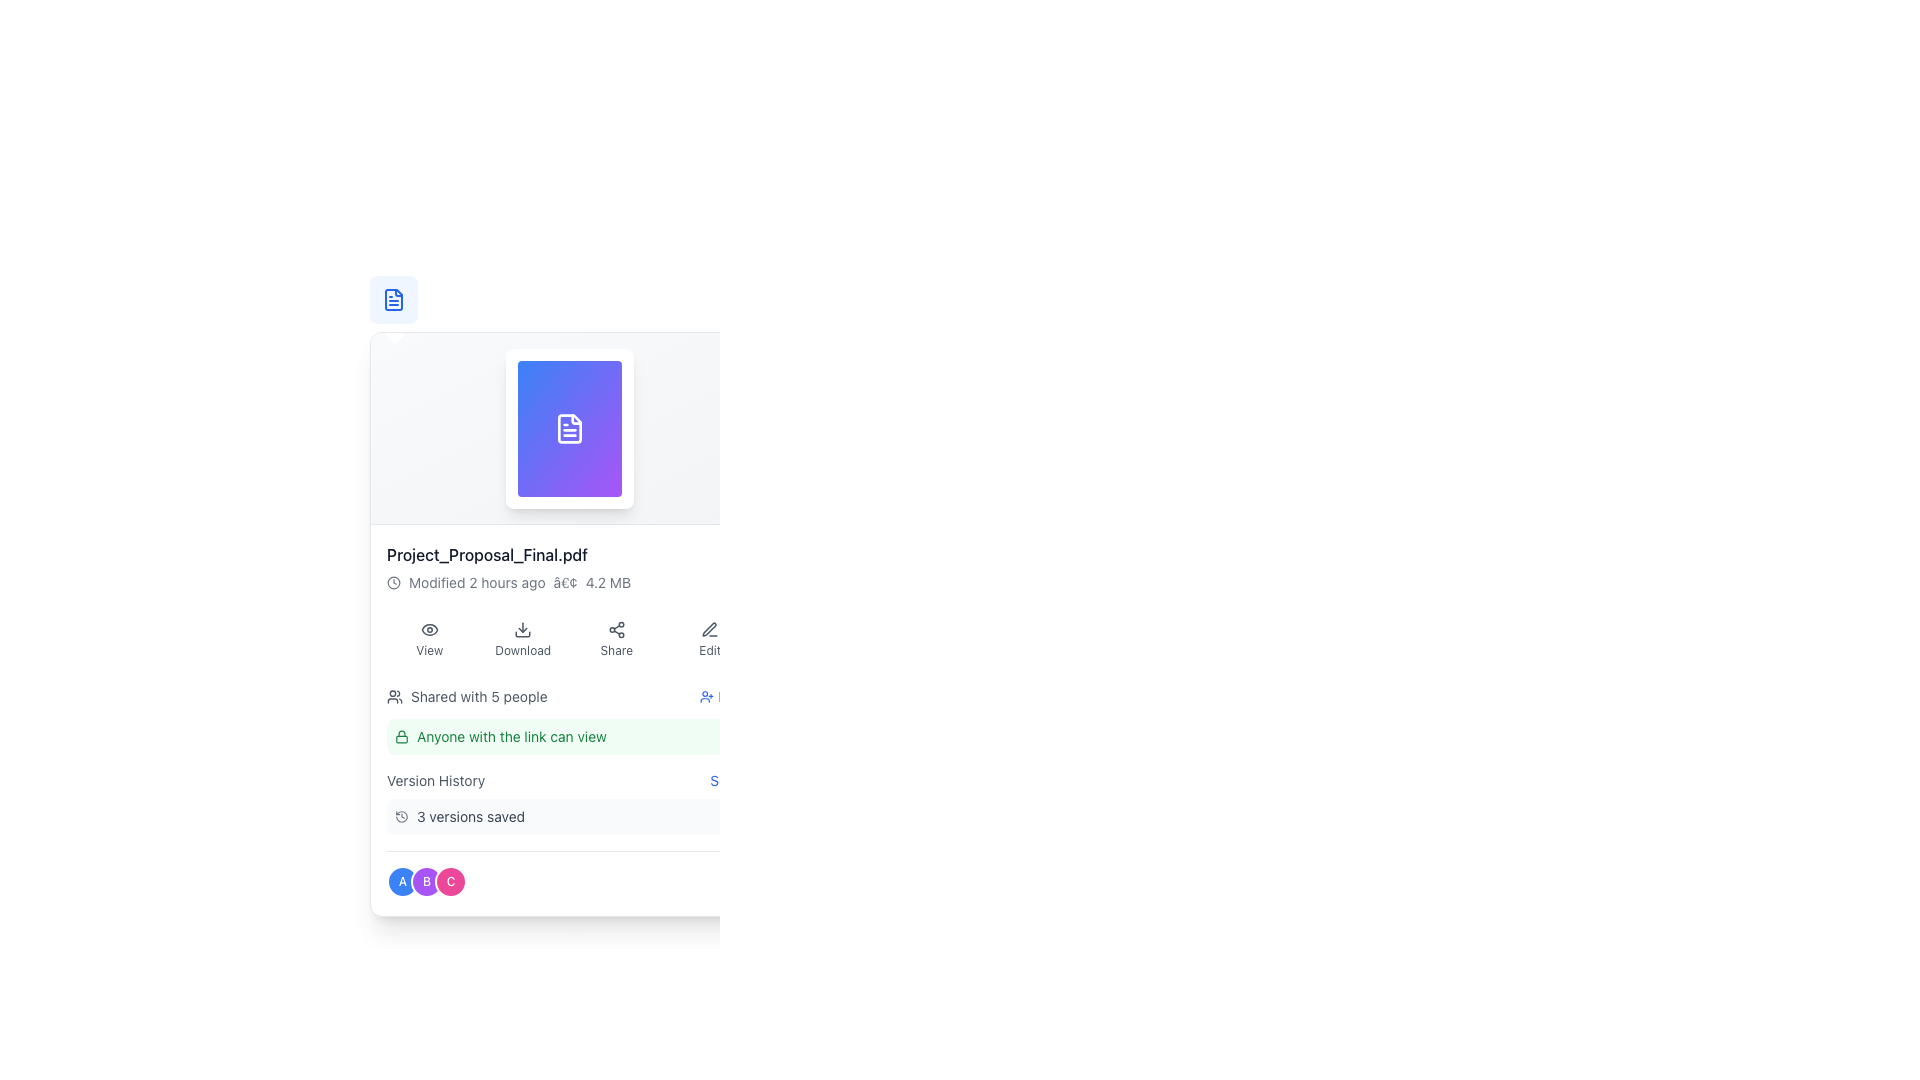 This screenshot has width=1920, height=1080. I want to click on the stylized vector graphic document icon located near the top left area of the interface to interact with the file it represents, so click(393, 300).